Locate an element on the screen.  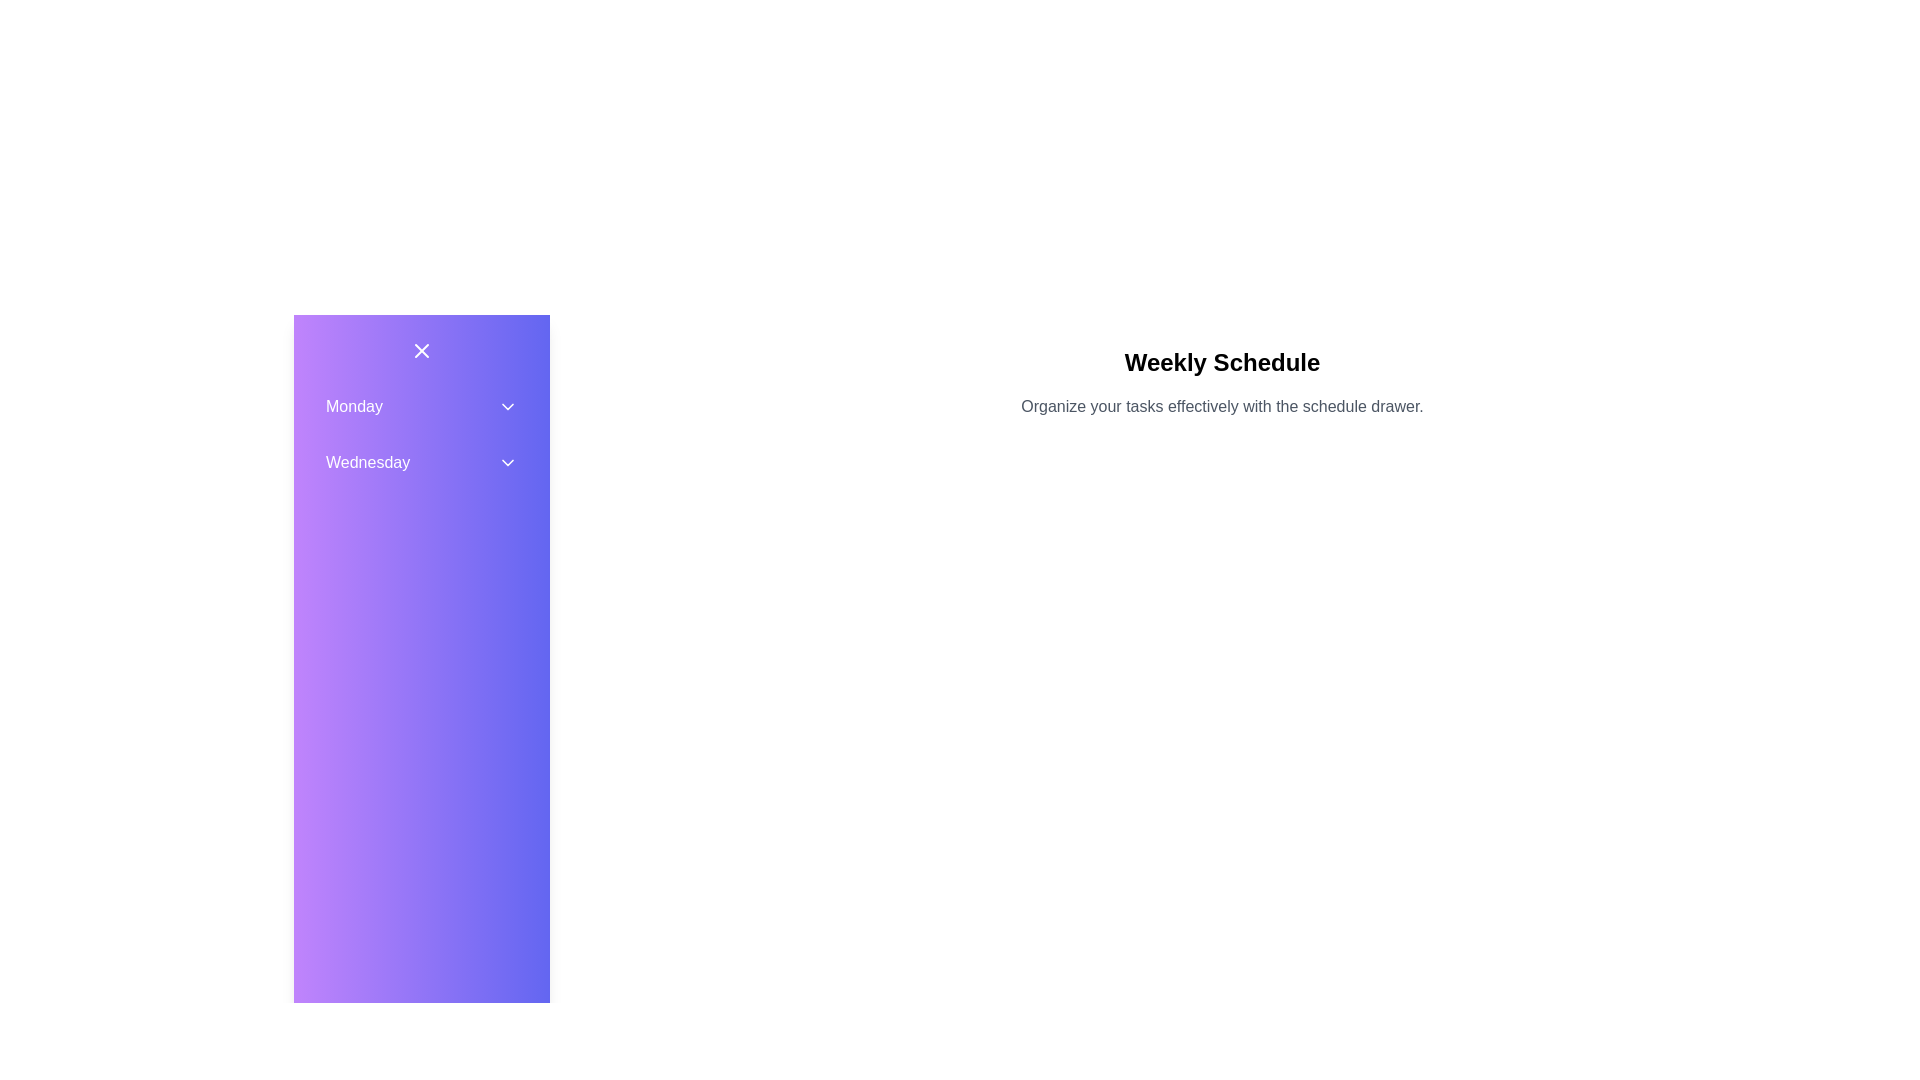
the 'X' button to toggle the visibility of the drawer is located at coordinates (421, 350).